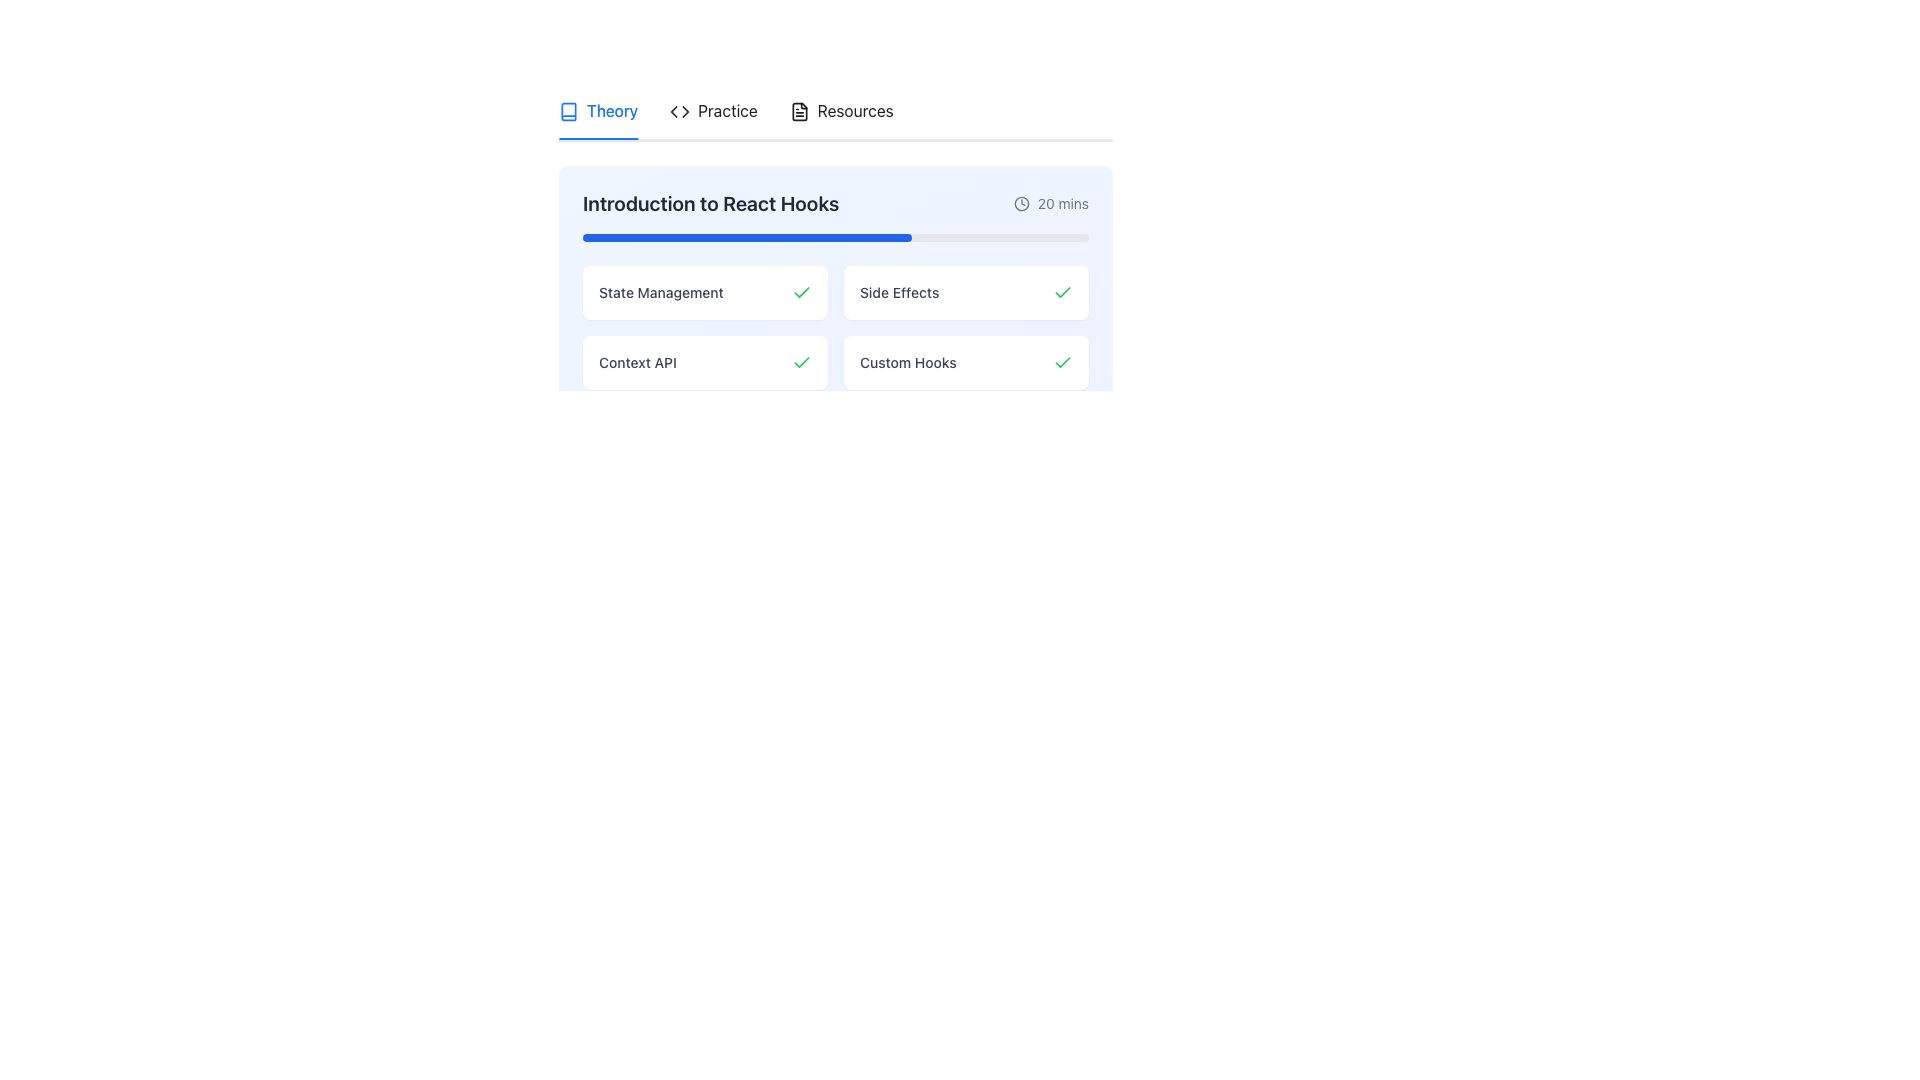 The width and height of the screenshot is (1920, 1080). Describe the element at coordinates (798, 111) in the screenshot. I see `the document icon in the 'Resources' tab` at that location.